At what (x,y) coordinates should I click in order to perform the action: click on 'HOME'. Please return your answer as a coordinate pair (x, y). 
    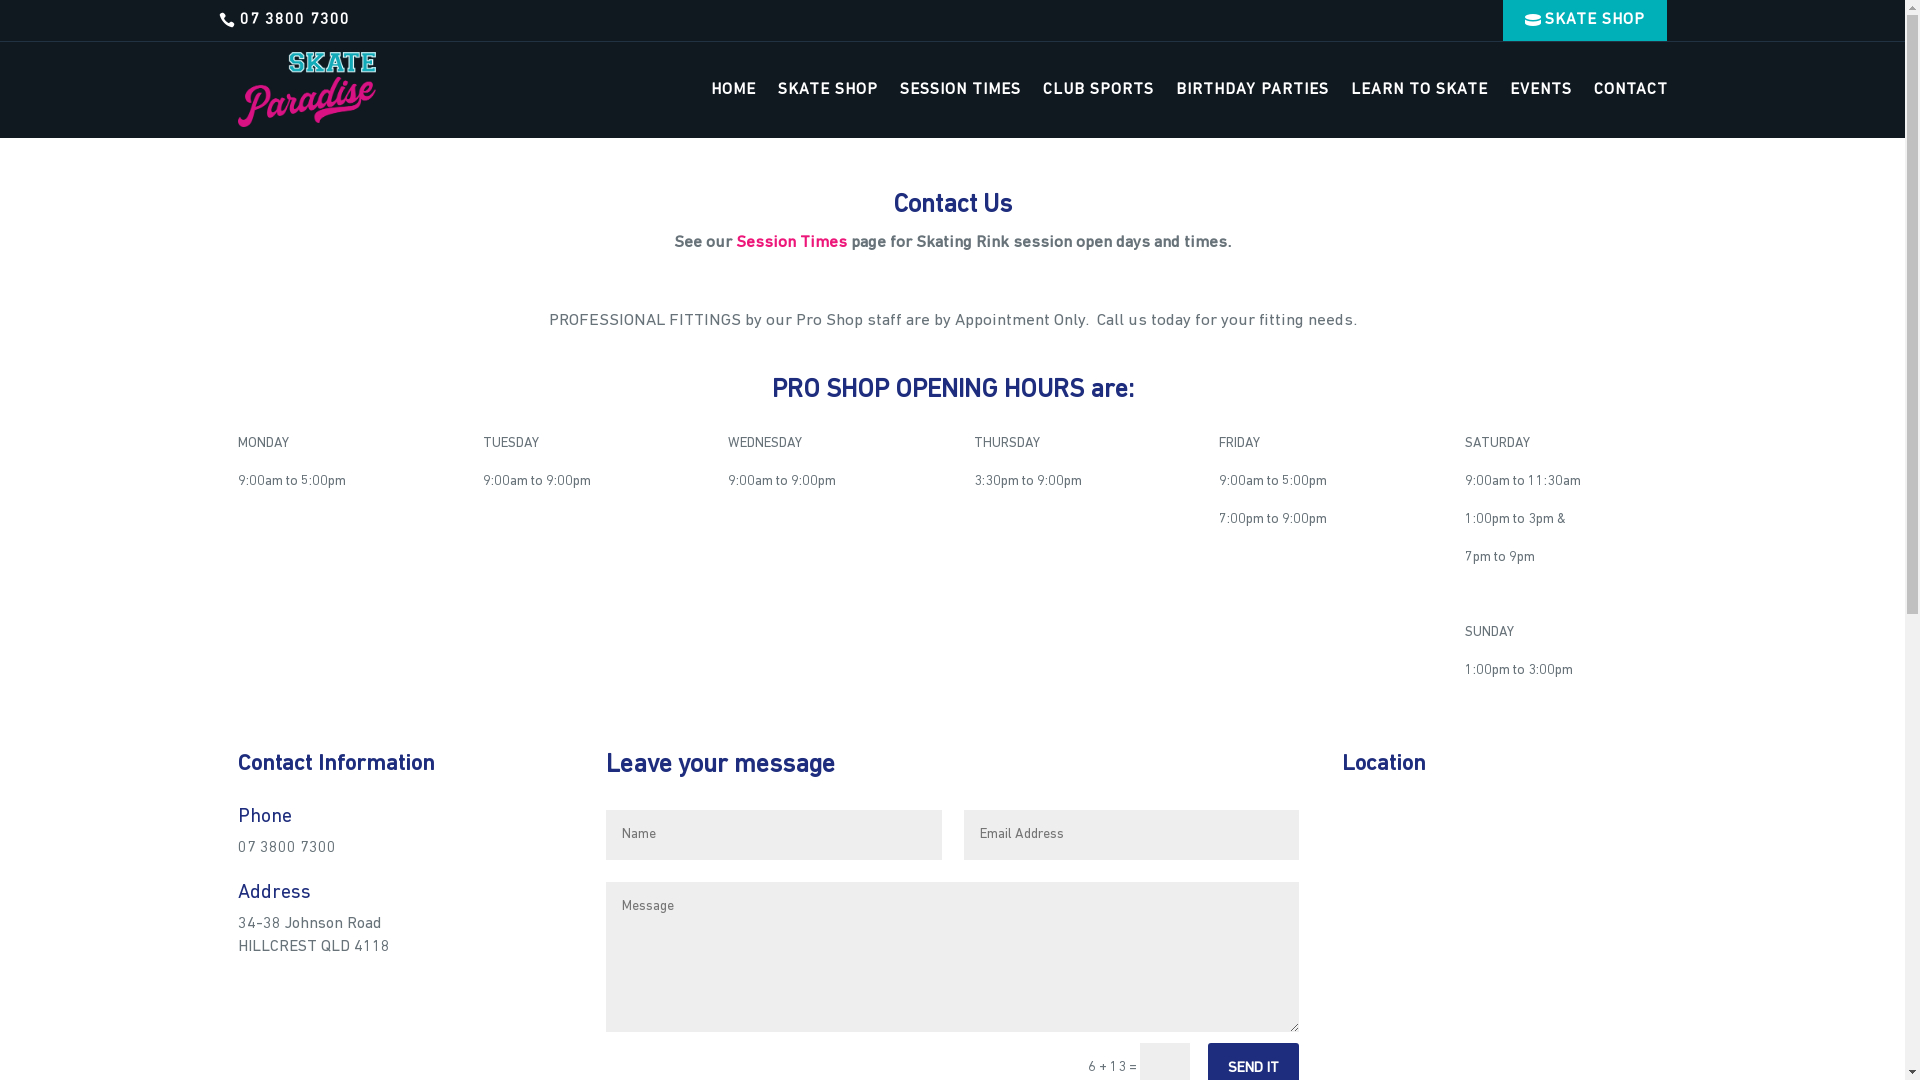
    Looking at the image, I should click on (731, 88).